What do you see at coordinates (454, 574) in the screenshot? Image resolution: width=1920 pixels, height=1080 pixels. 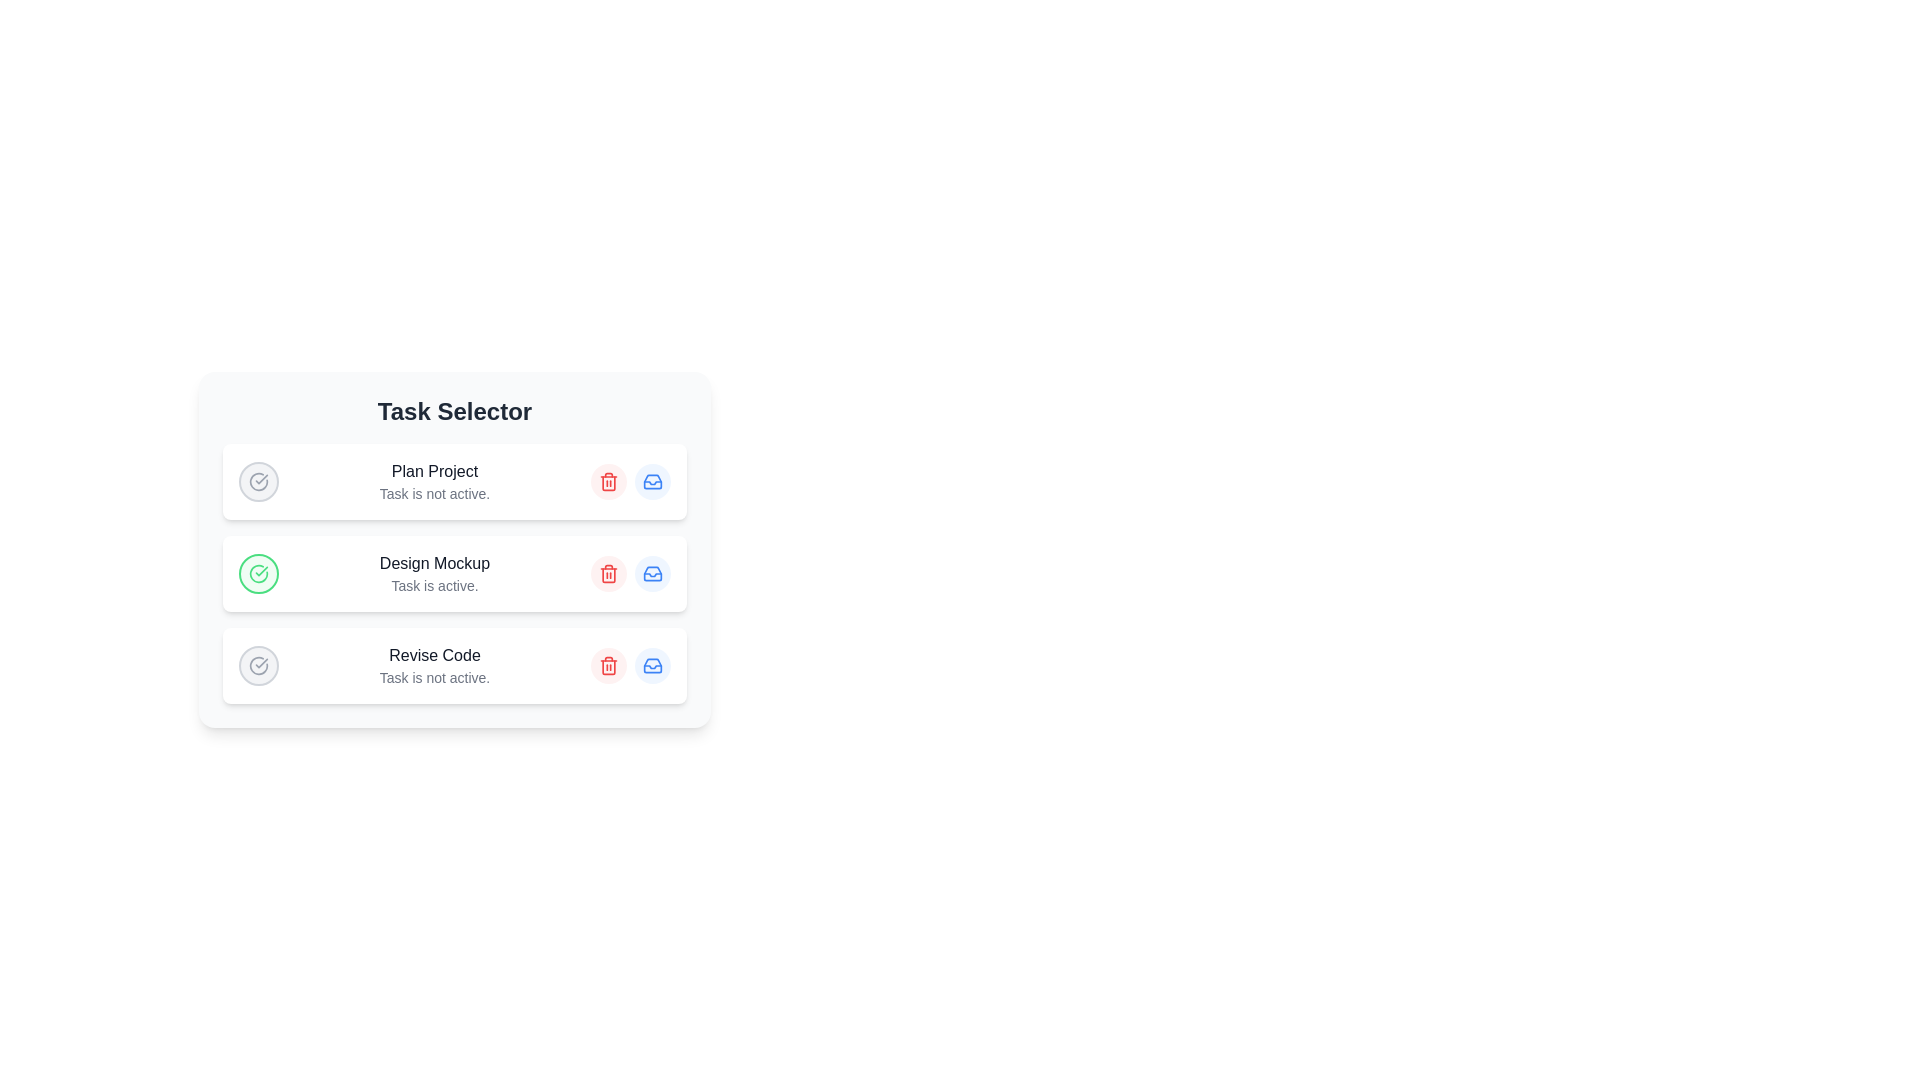 I see `the checkmark icon on the task selector item for 'Design Mockup' to mark it as active/inactive` at bounding box center [454, 574].